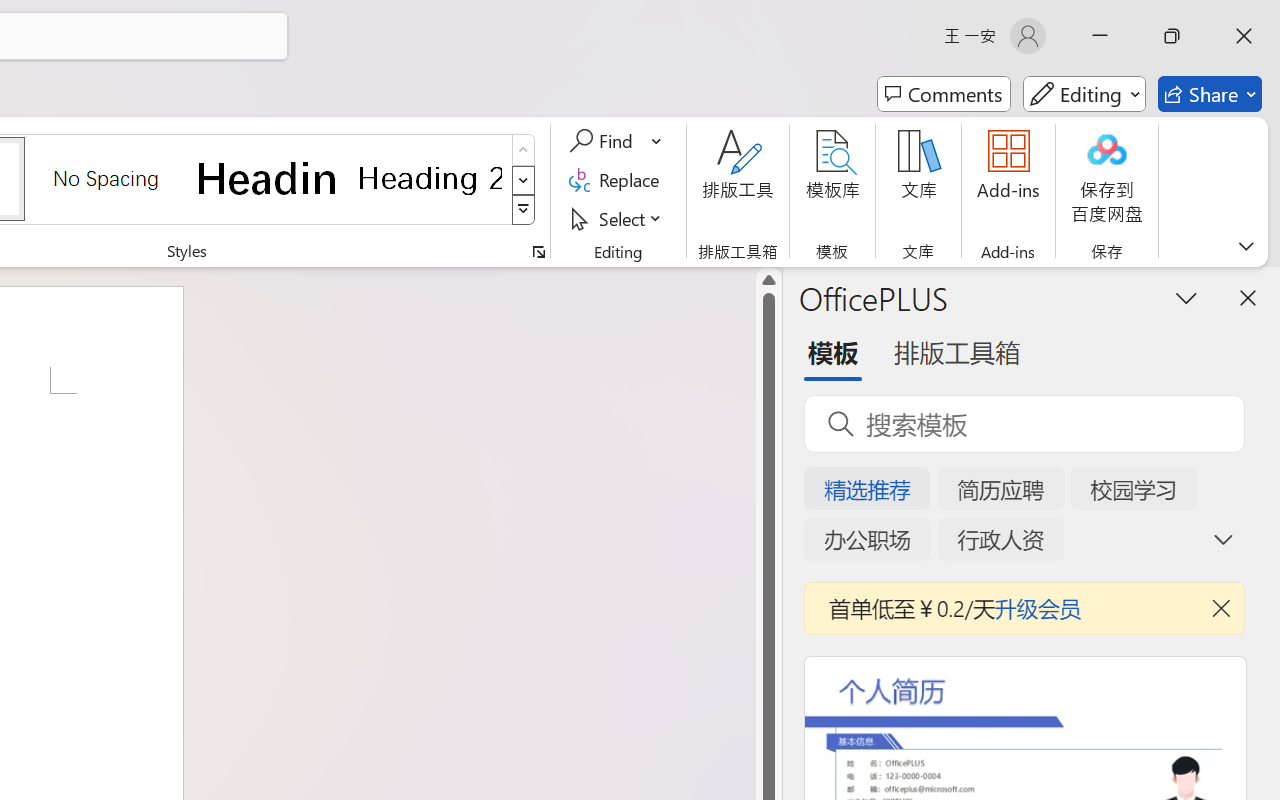 Image resolution: width=1280 pixels, height=800 pixels. What do you see at coordinates (1245, 245) in the screenshot?
I see `'Ribbon Display Options'` at bounding box center [1245, 245].